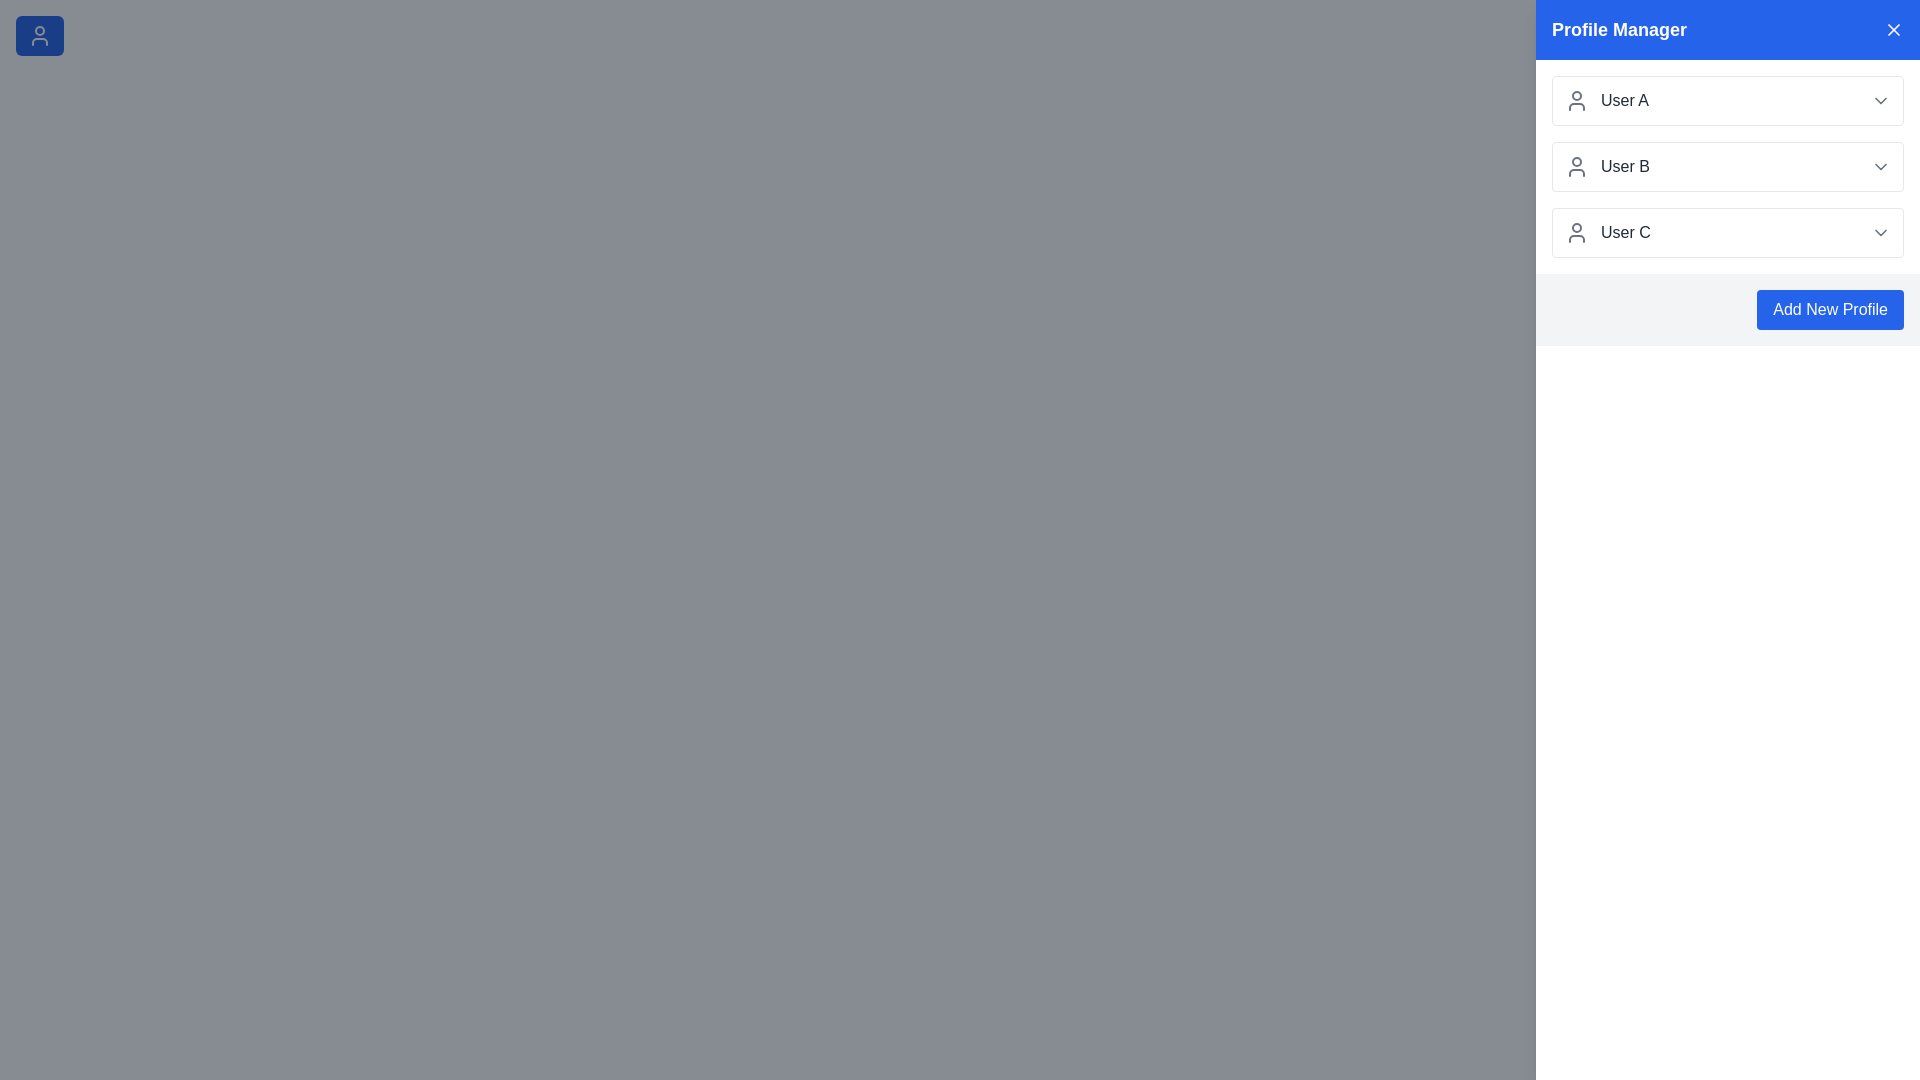  I want to click on the 'Add New User' button located at the bottom-right corner of the 'Profile Manager' section to observe its visual hover effect, so click(1830, 309).